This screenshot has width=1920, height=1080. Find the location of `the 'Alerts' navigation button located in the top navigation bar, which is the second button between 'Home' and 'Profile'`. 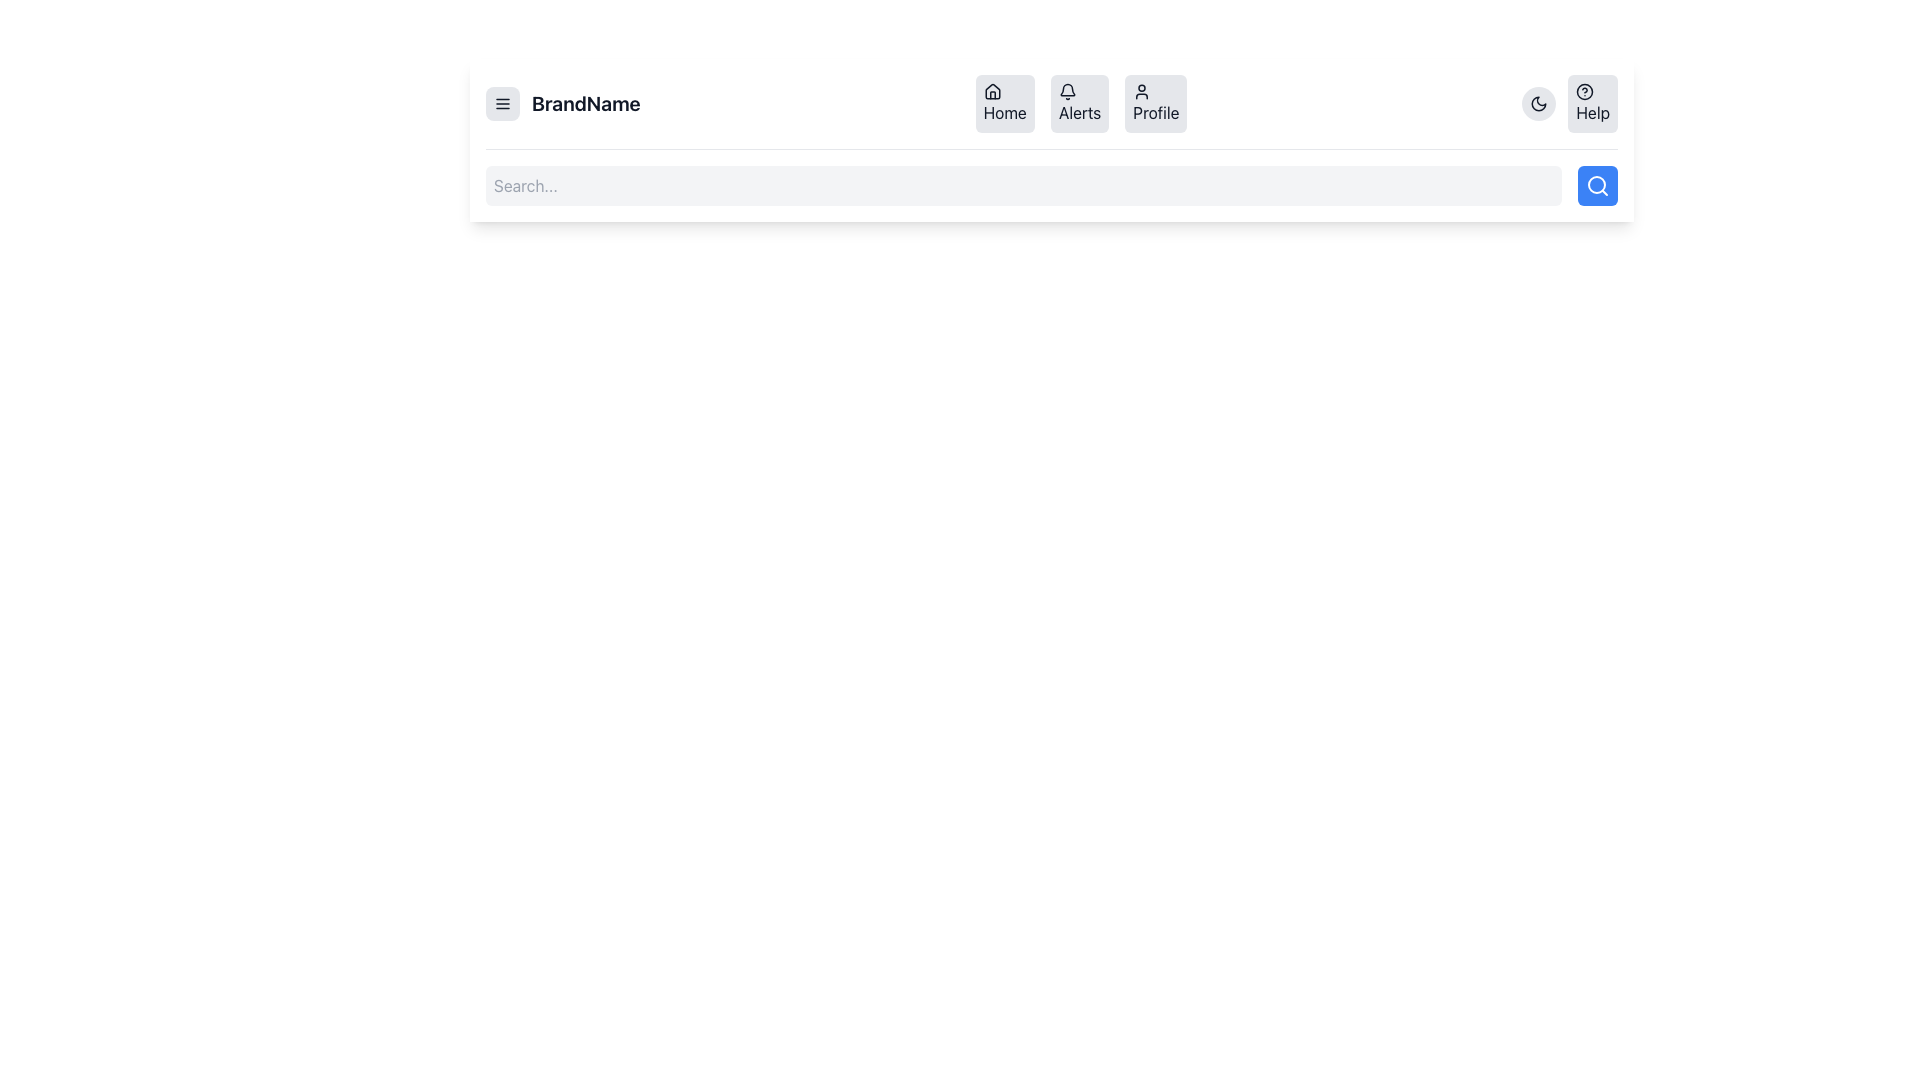

the 'Alerts' navigation button located in the top navigation bar, which is the second button between 'Home' and 'Profile' is located at coordinates (1079, 104).